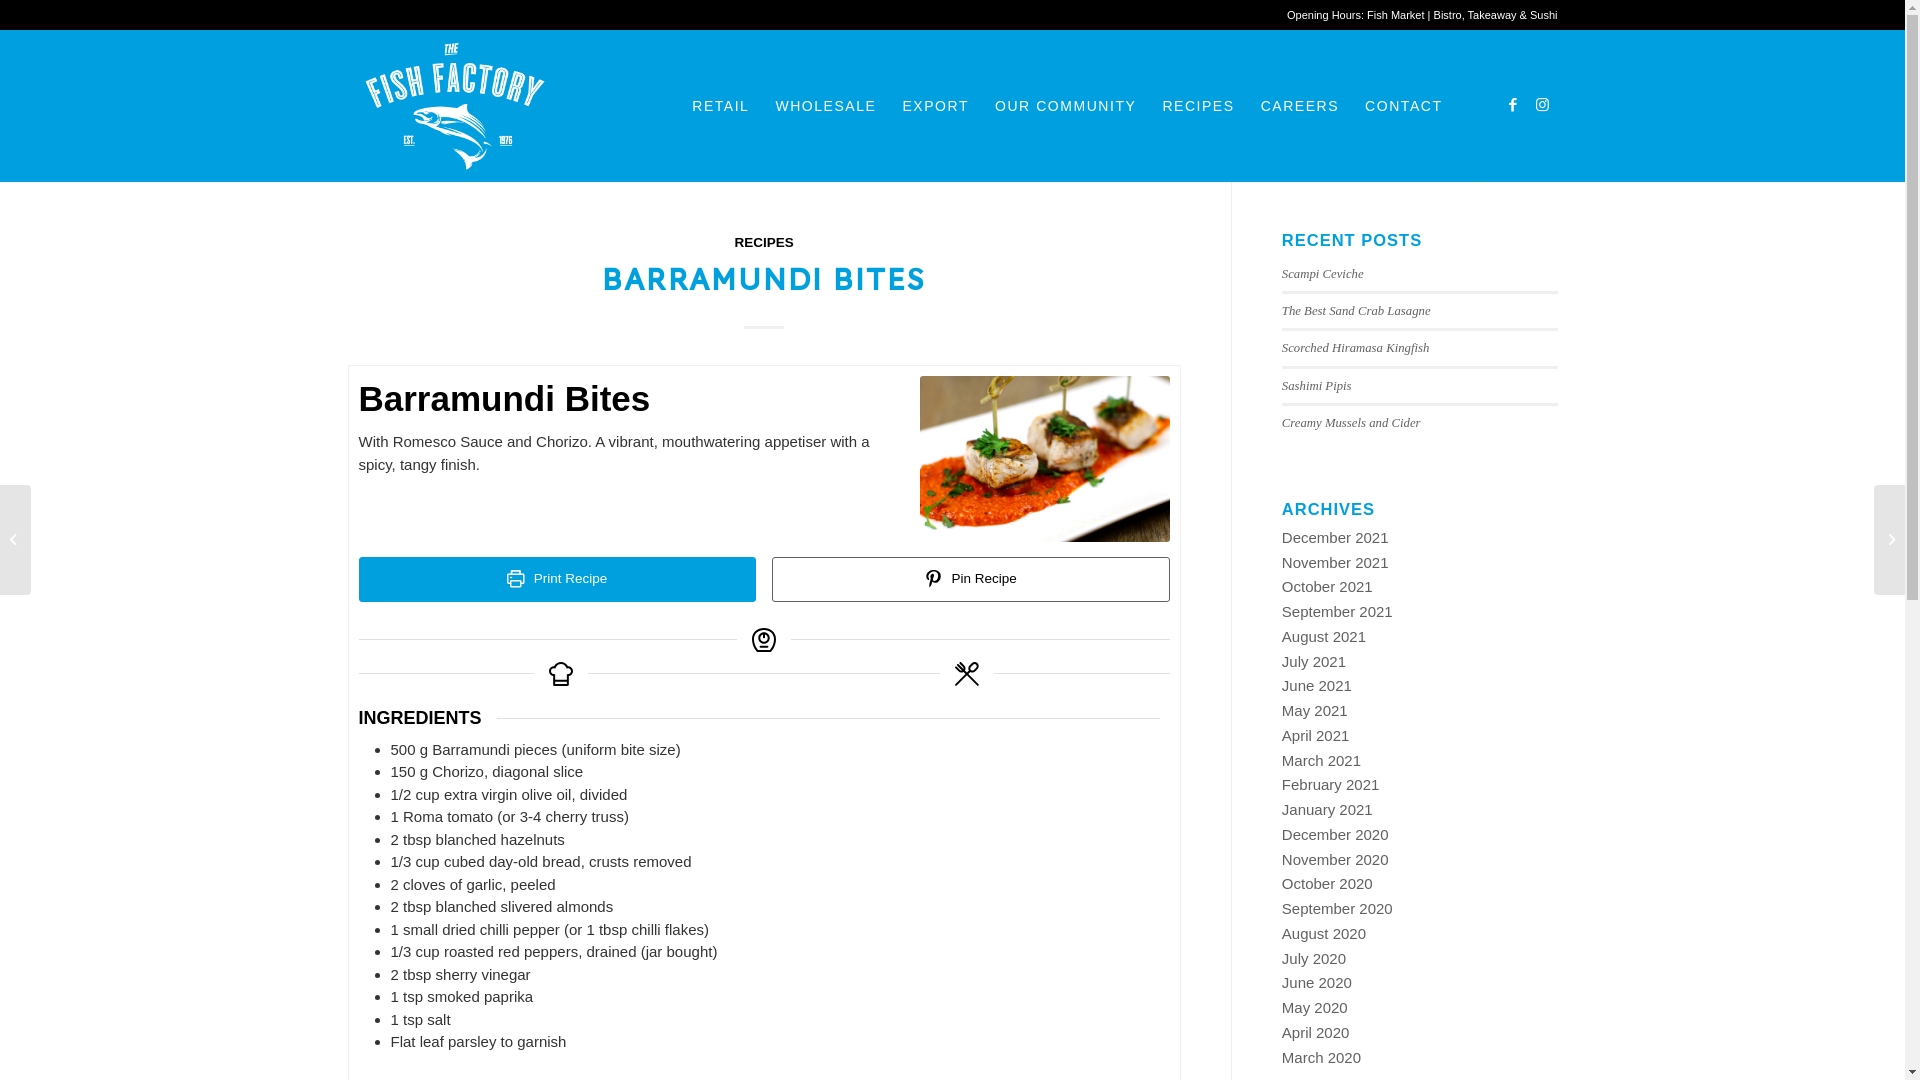 The height and width of the screenshot is (1080, 1920). Describe the element at coordinates (1337, 908) in the screenshot. I see `'September 2020'` at that location.